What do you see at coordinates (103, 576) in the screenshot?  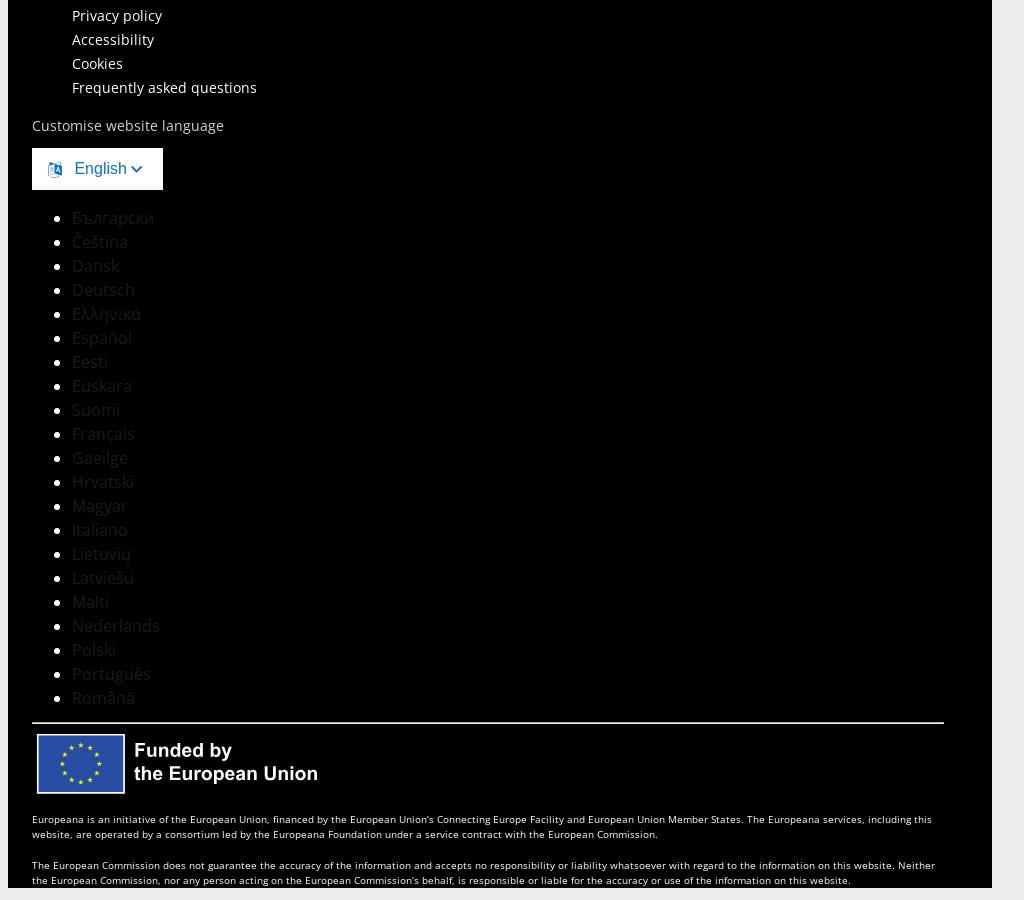 I see `'Latviešu'` at bounding box center [103, 576].